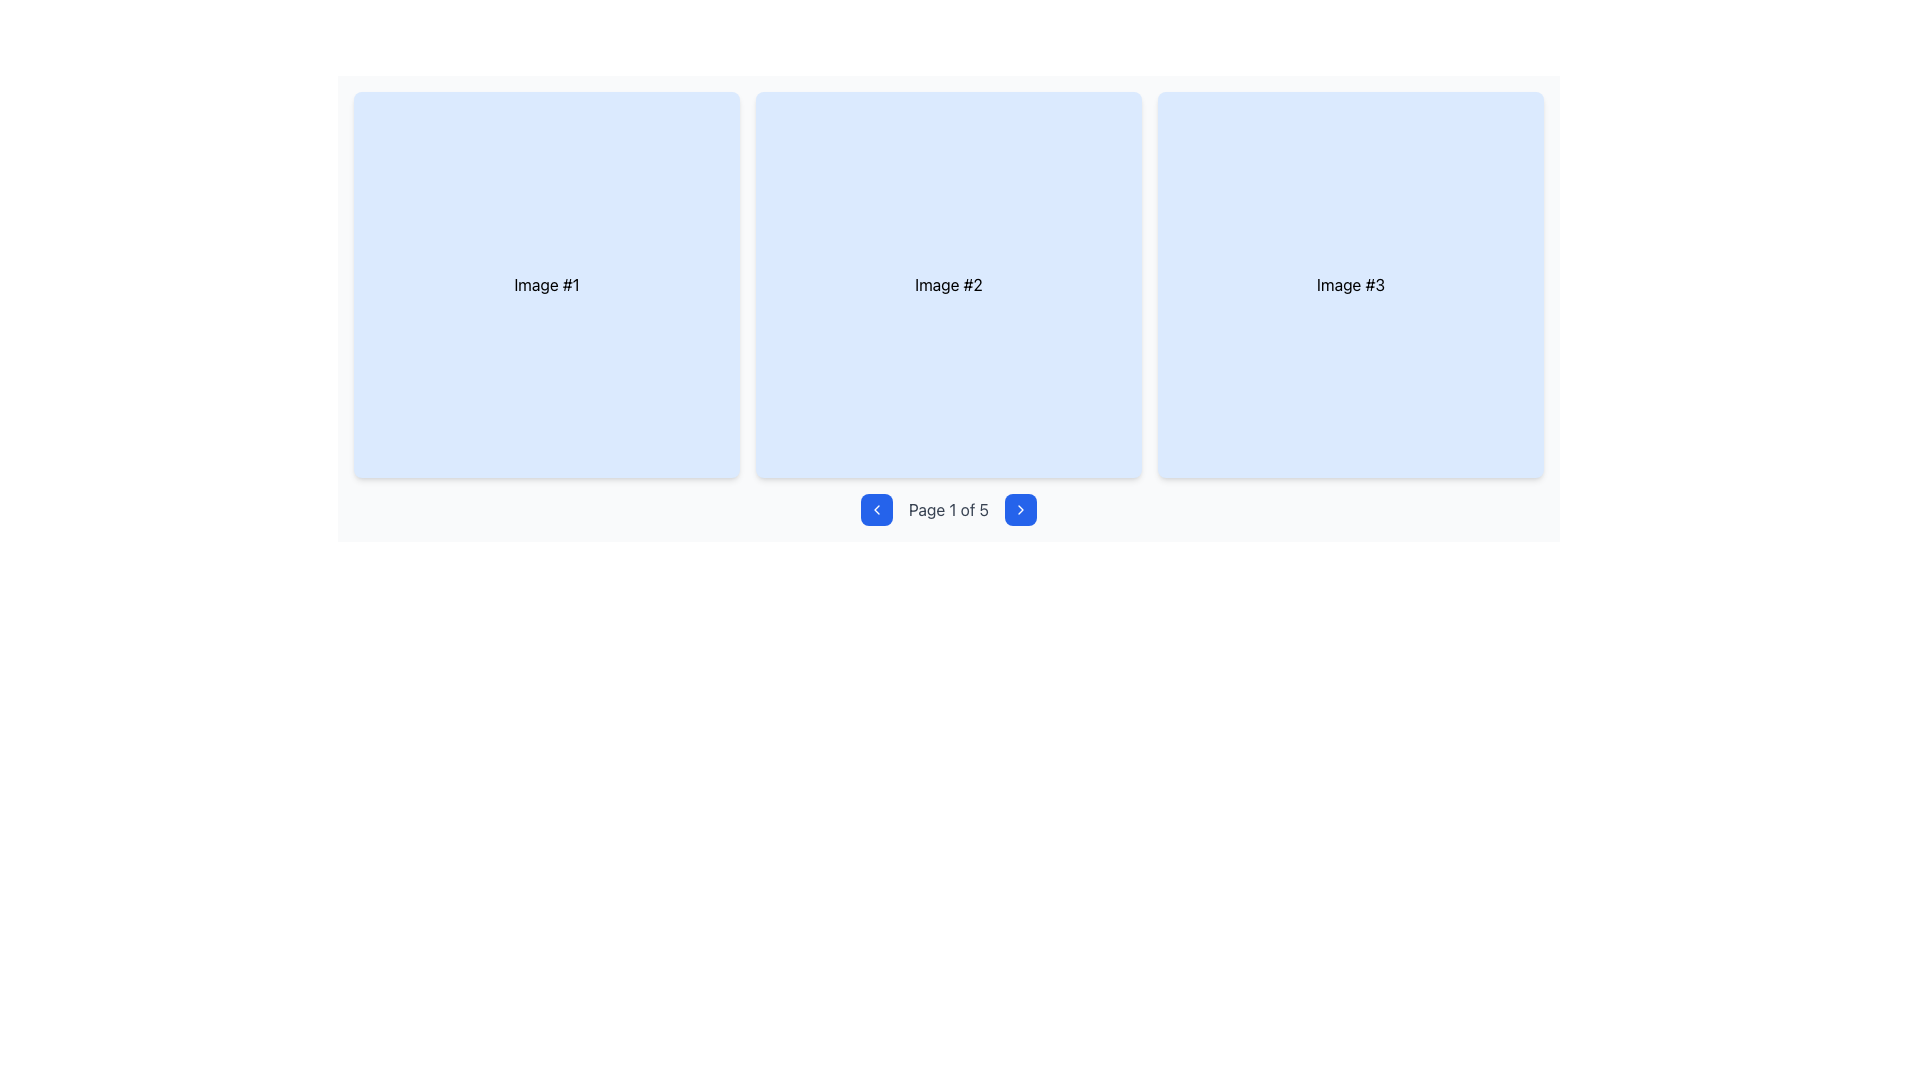 The image size is (1920, 1080). What do you see at coordinates (1021, 508) in the screenshot?
I see `the button with a blue background and white text featuring a rightward pointing arrow icon, located next to 'Page 1 of 5', to trigger the visual feedback effect` at bounding box center [1021, 508].